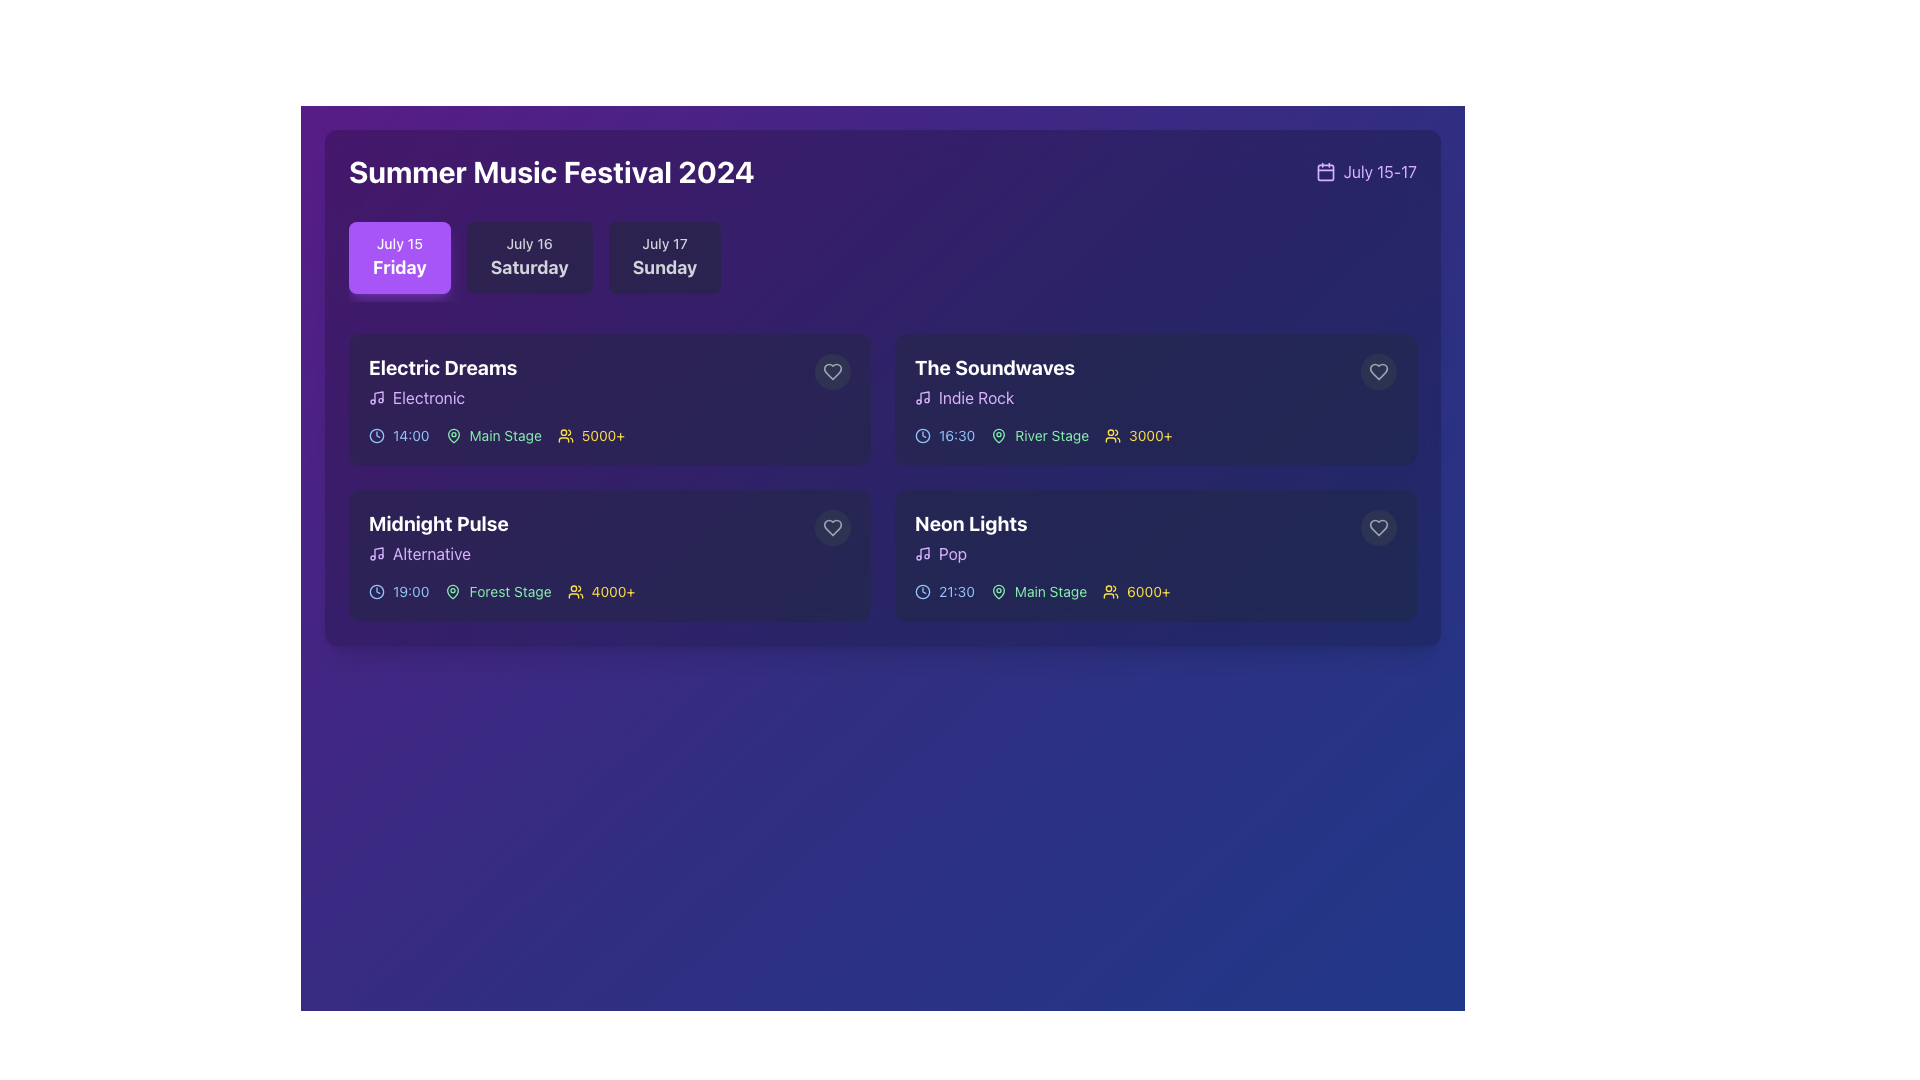  I want to click on the third button representing the date 'July 17' Sunday, so click(665, 257).